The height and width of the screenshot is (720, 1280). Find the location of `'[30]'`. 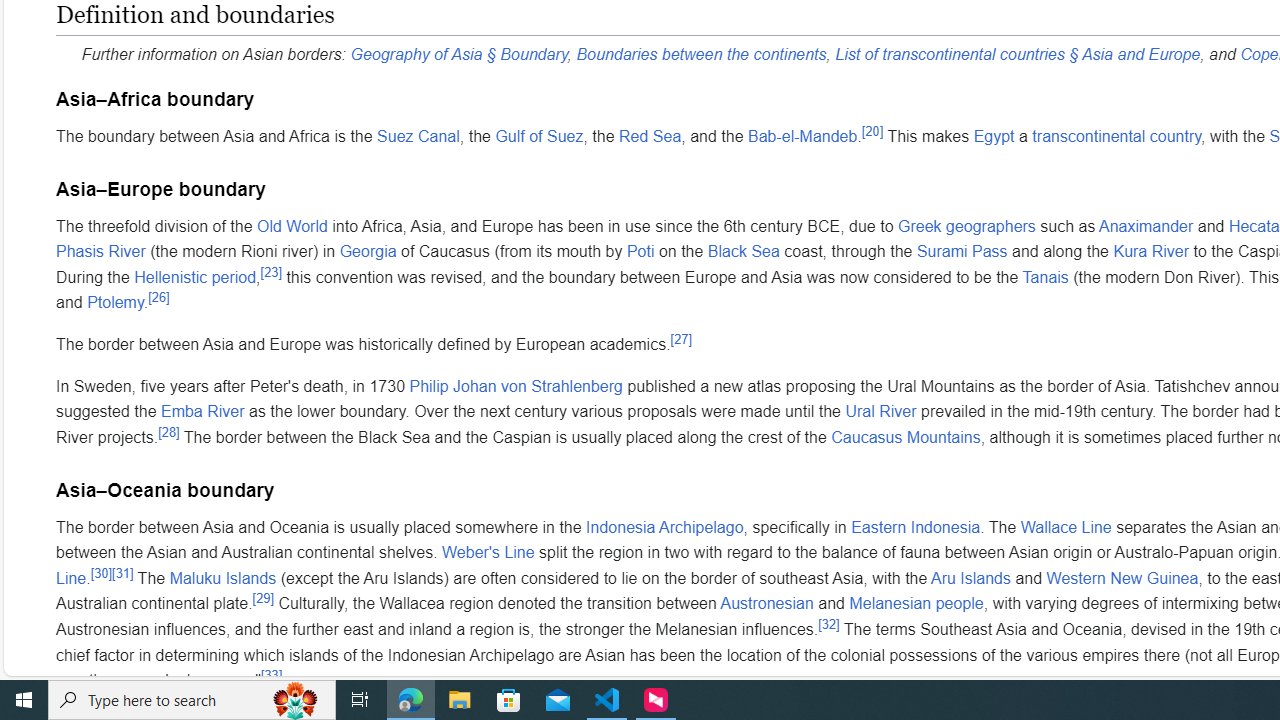

'[30]' is located at coordinates (100, 573).